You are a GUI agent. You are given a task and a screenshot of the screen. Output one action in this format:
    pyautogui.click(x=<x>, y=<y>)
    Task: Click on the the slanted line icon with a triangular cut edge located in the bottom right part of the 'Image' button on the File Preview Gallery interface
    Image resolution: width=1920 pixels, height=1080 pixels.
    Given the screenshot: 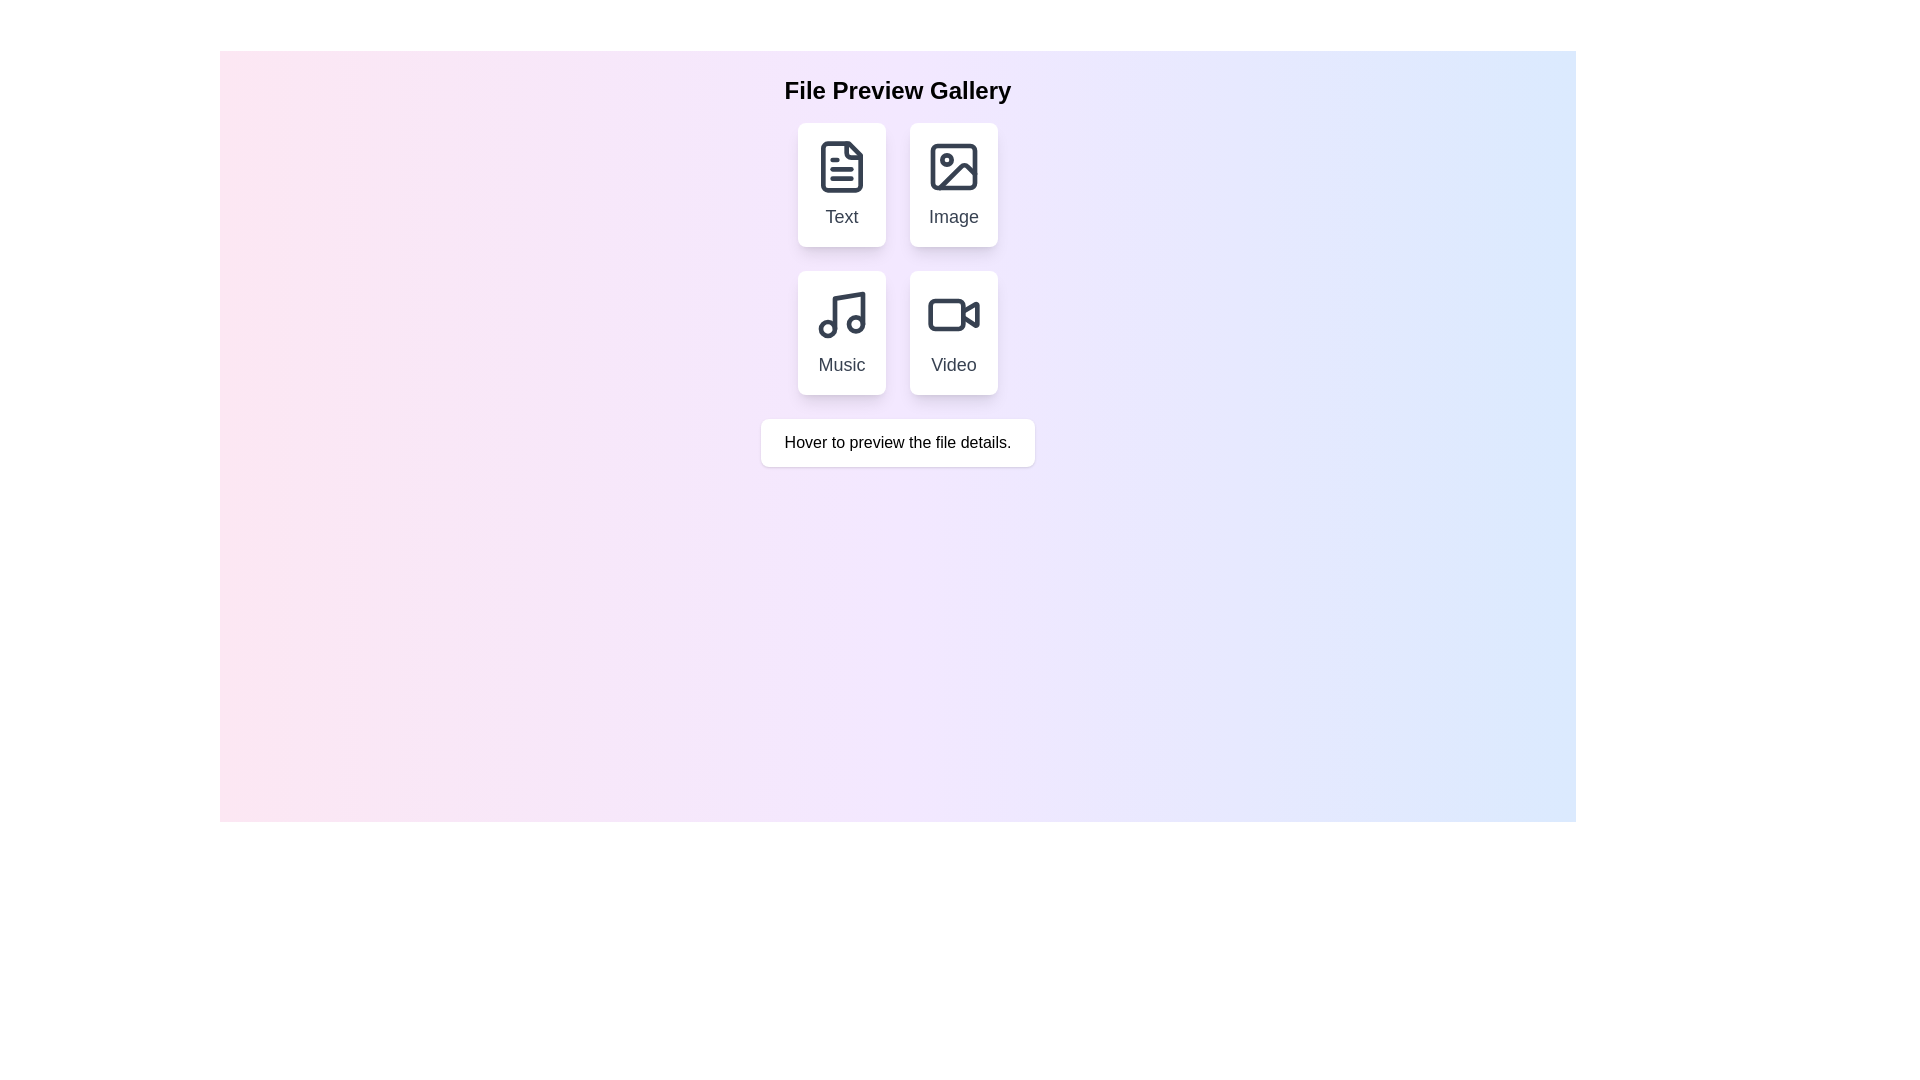 What is the action you would take?
    pyautogui.click(x=956, y=175)
    